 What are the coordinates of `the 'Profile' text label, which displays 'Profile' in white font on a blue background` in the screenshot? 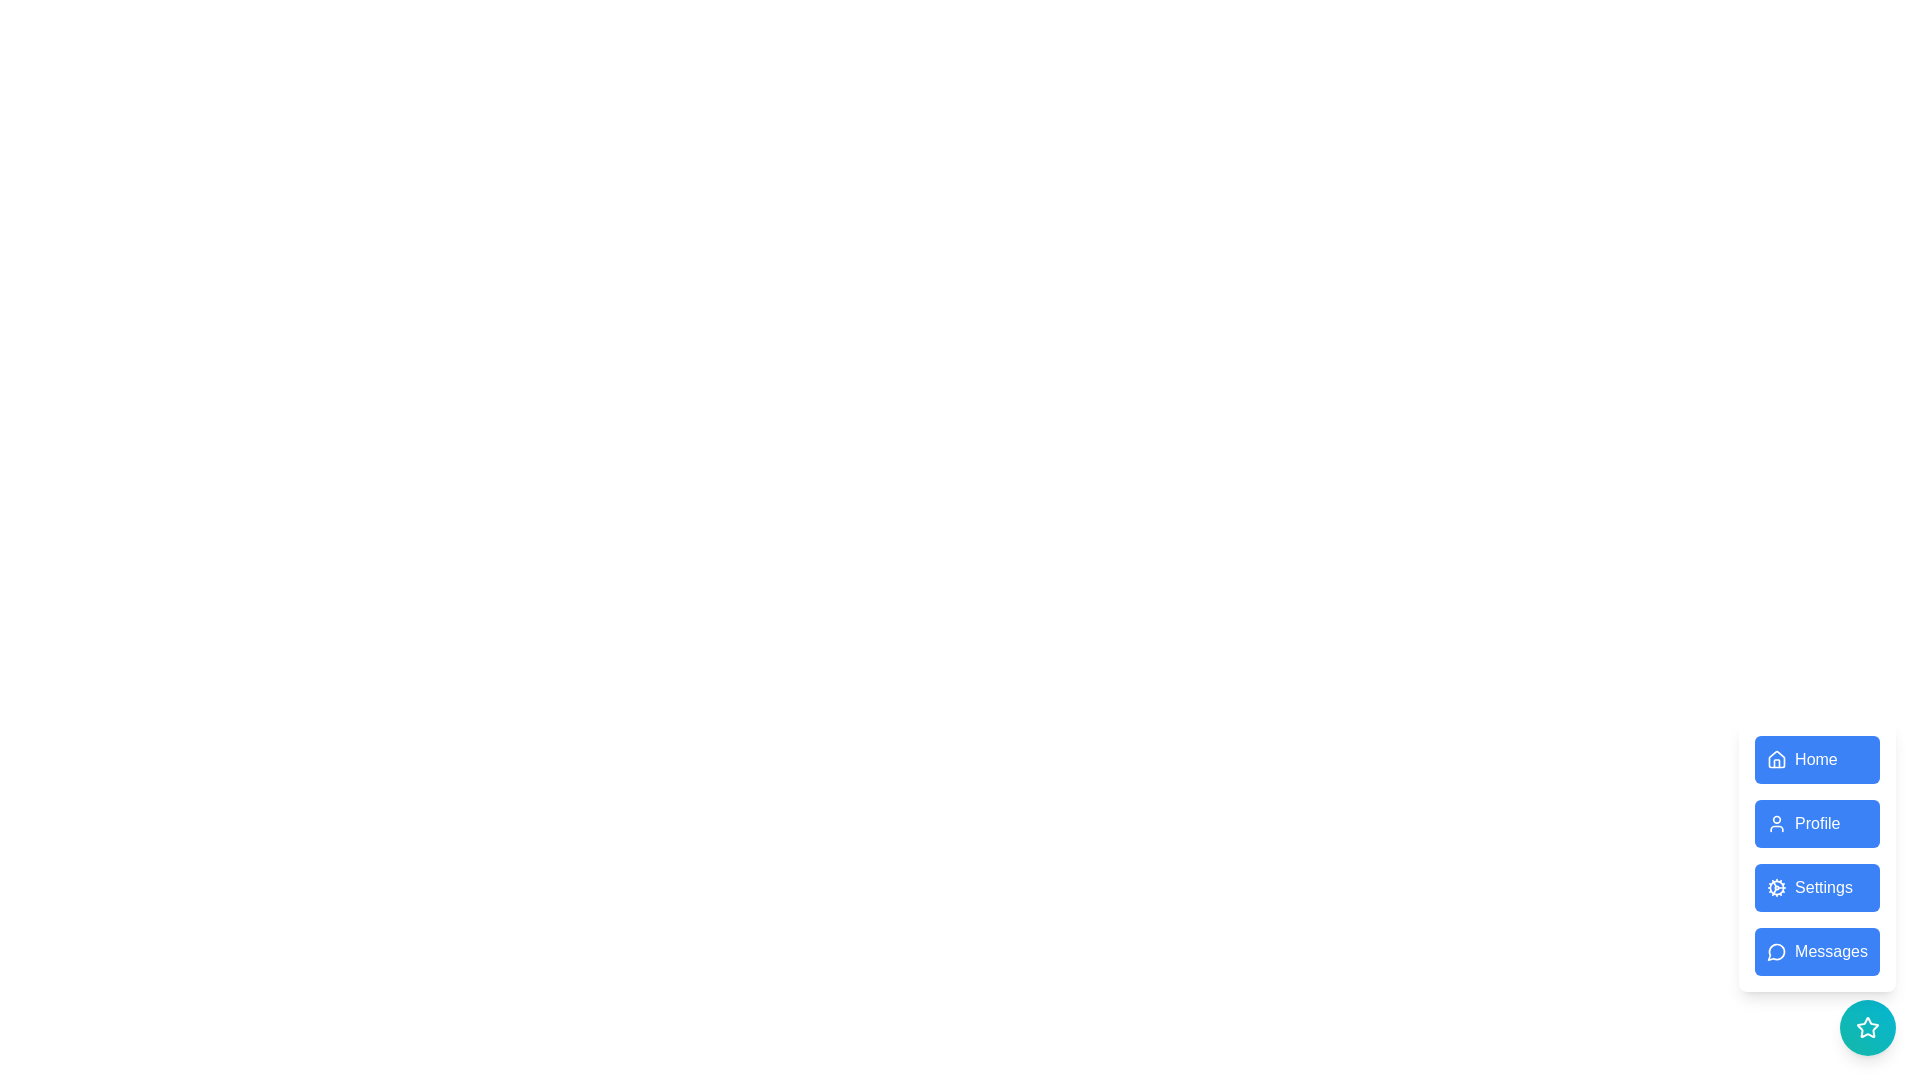 It's located at (1817, 824).